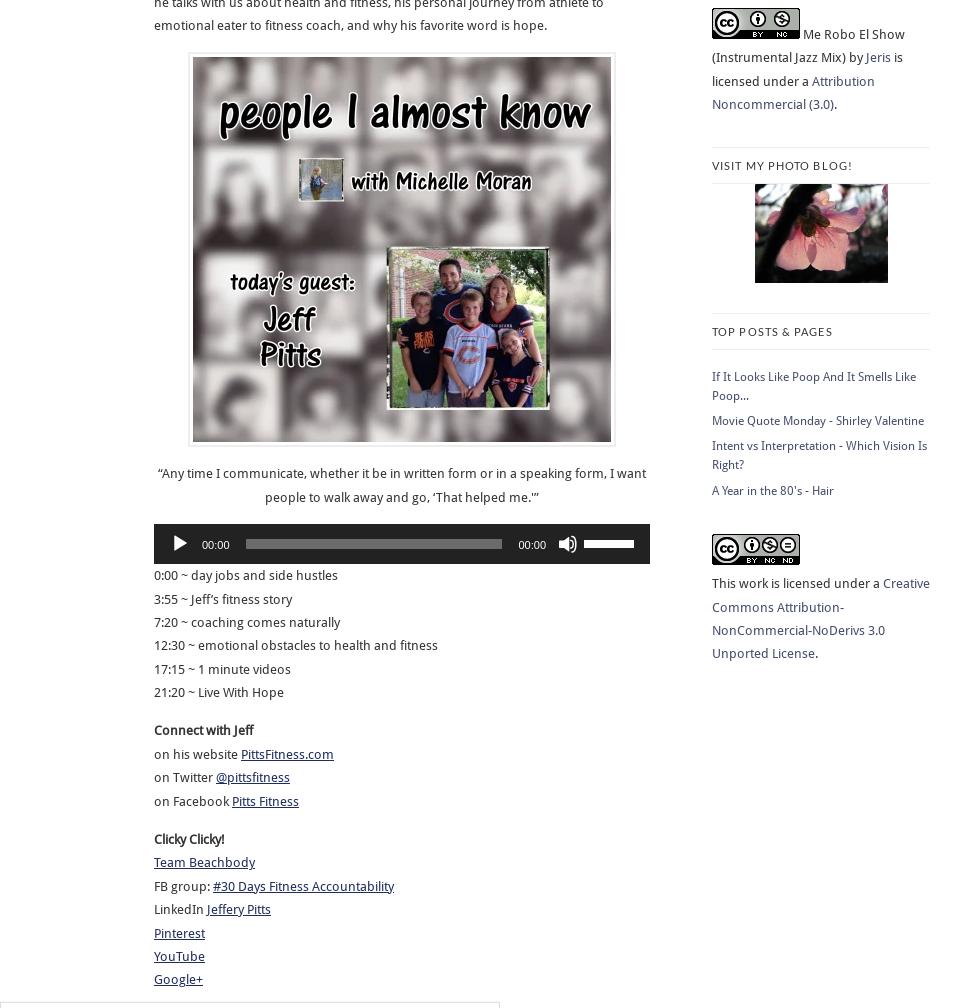  I want to click on 'by', so click(855, 57).